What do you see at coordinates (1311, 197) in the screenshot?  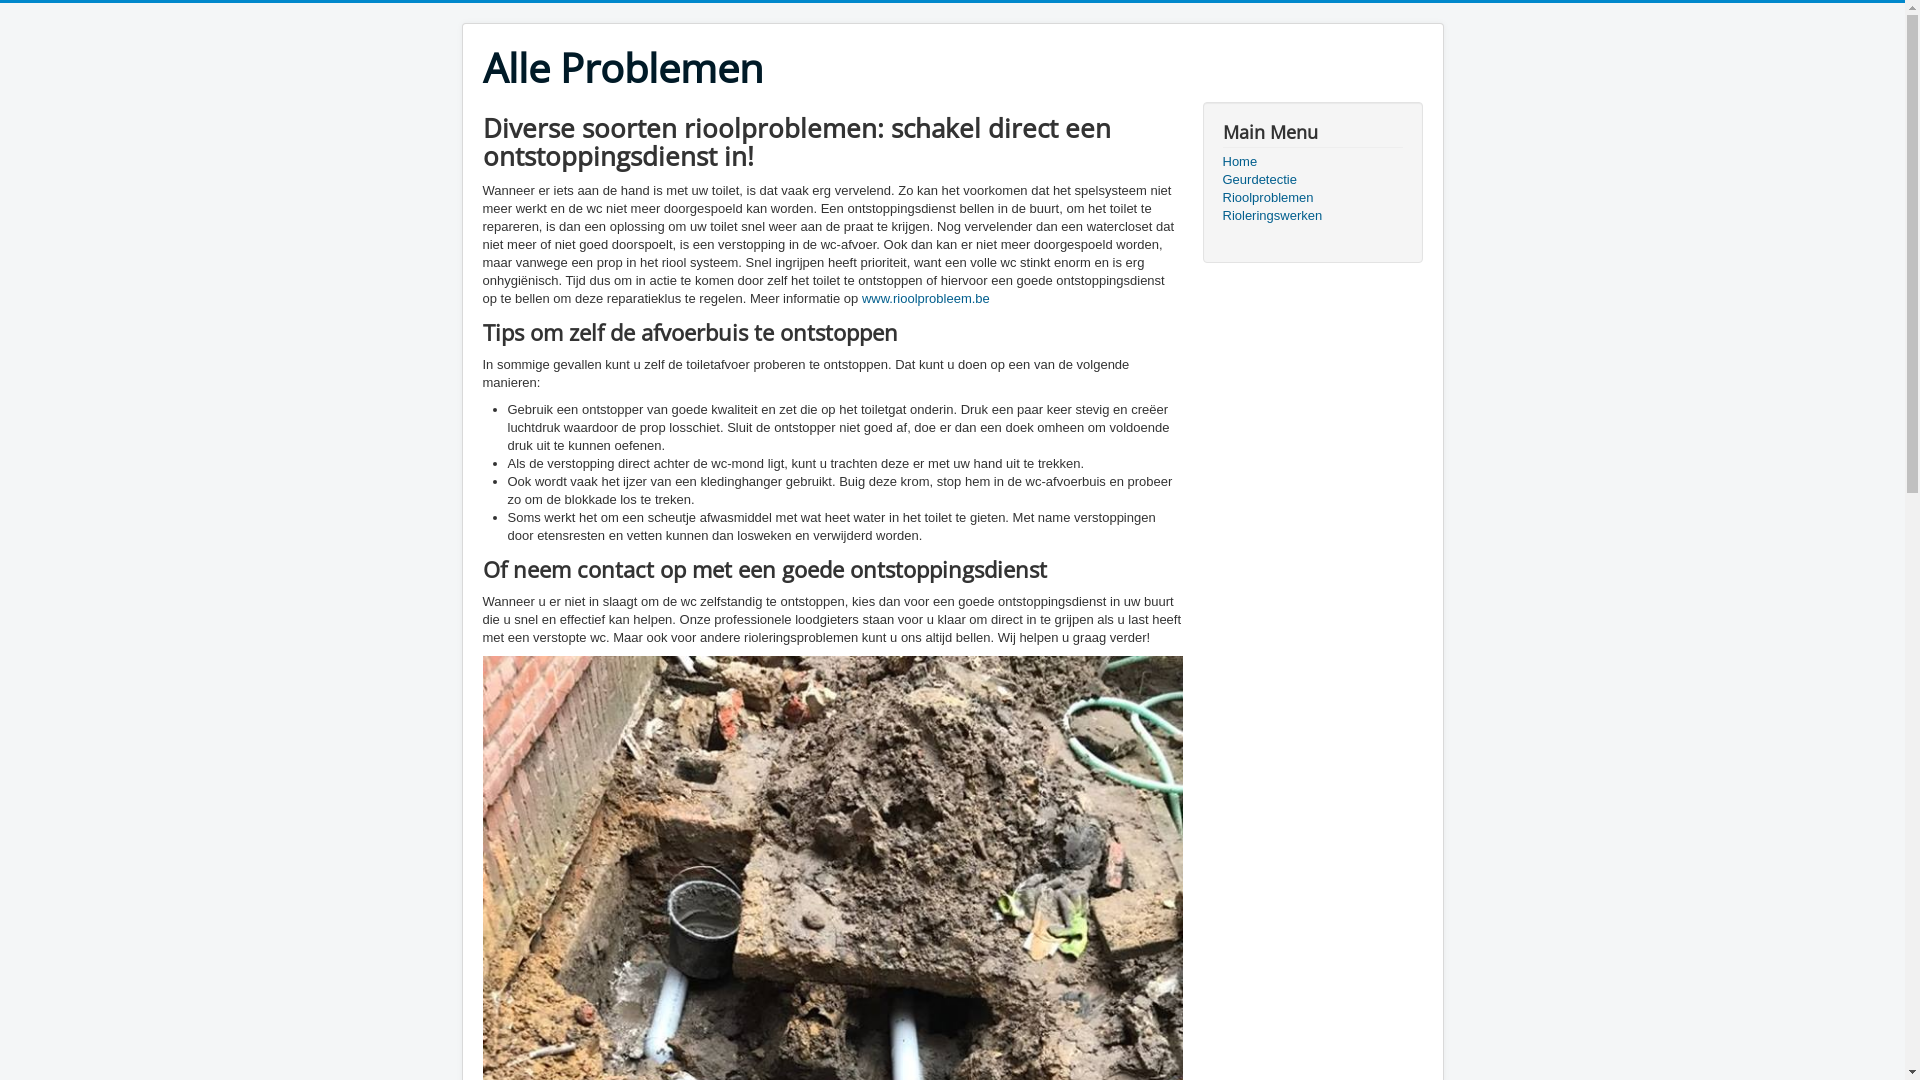 I see `'Rioolproblemen'` at bounding box center [1311, 197].